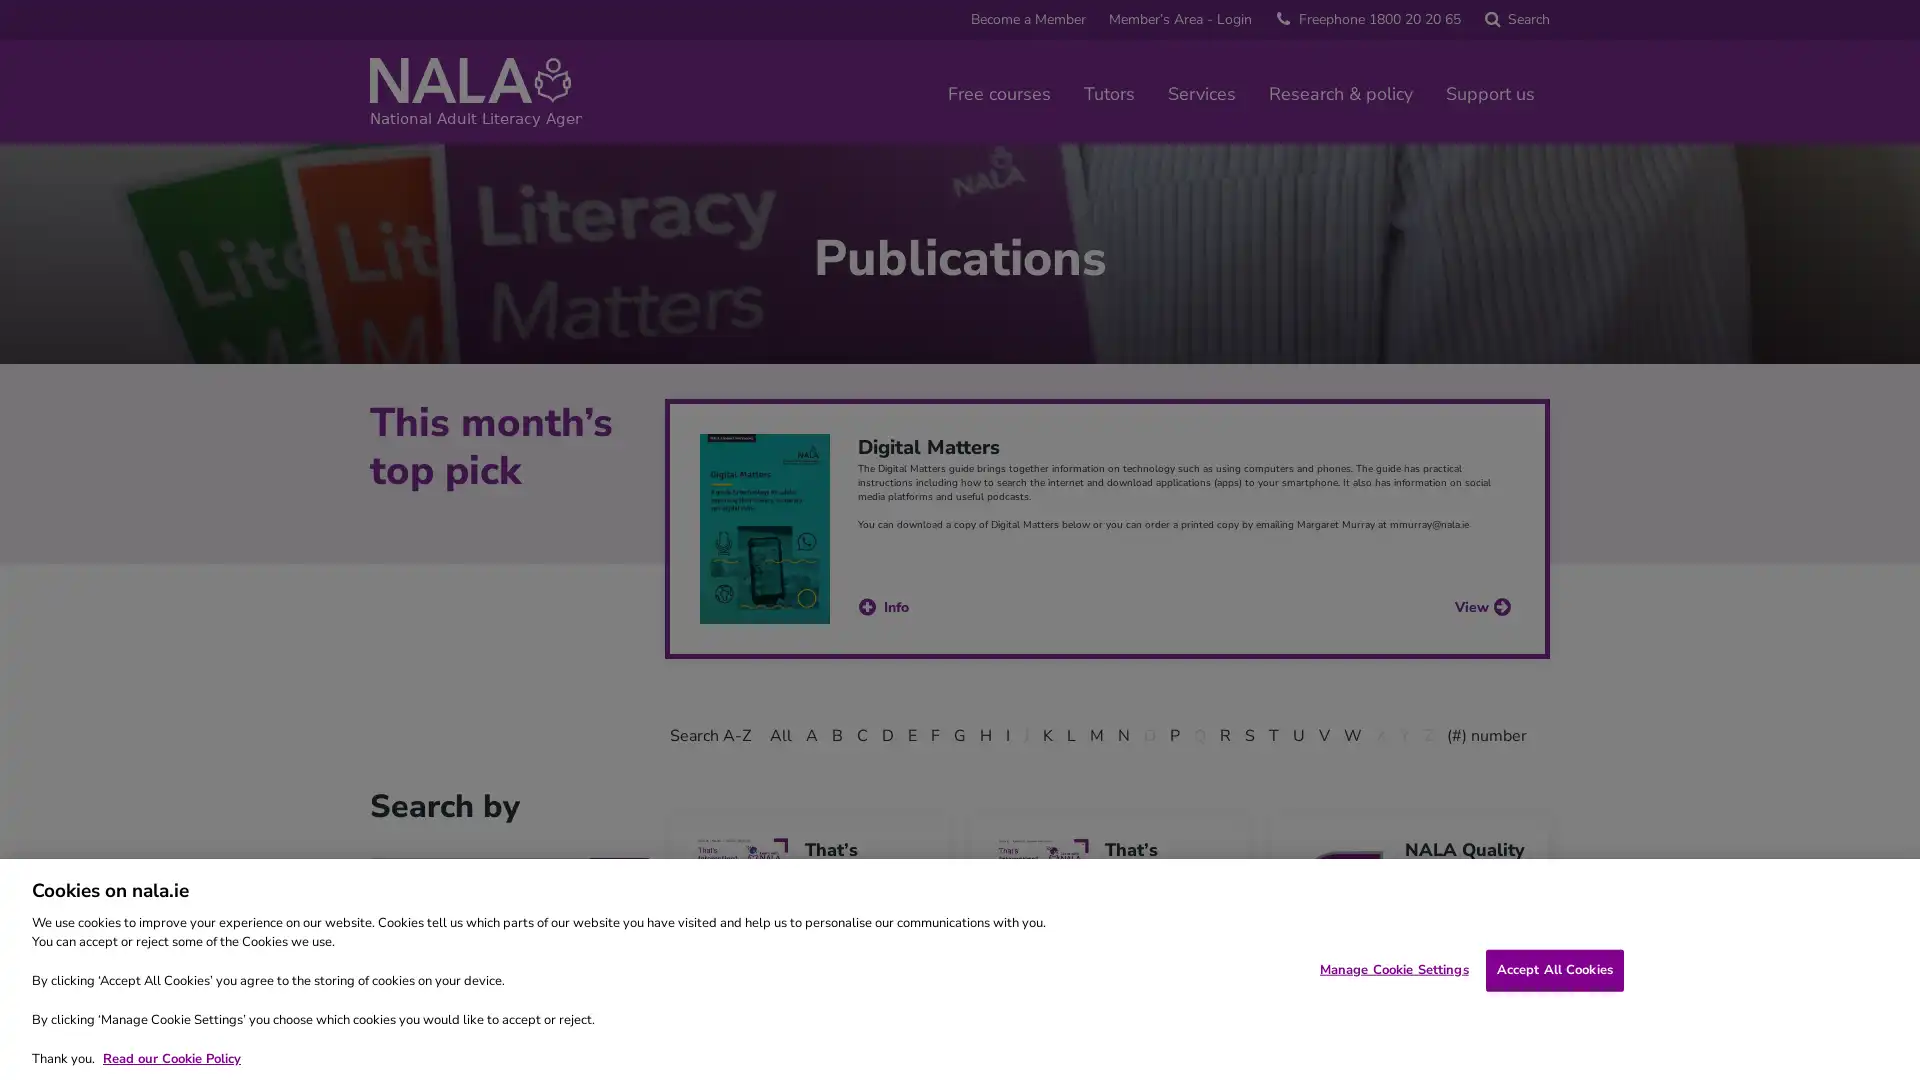 This screenshot has width=1920, height=1080. What do you see at coordinates (1516, 19) in the screenshot?
I see `Search` at bounding box center [1516, 19].